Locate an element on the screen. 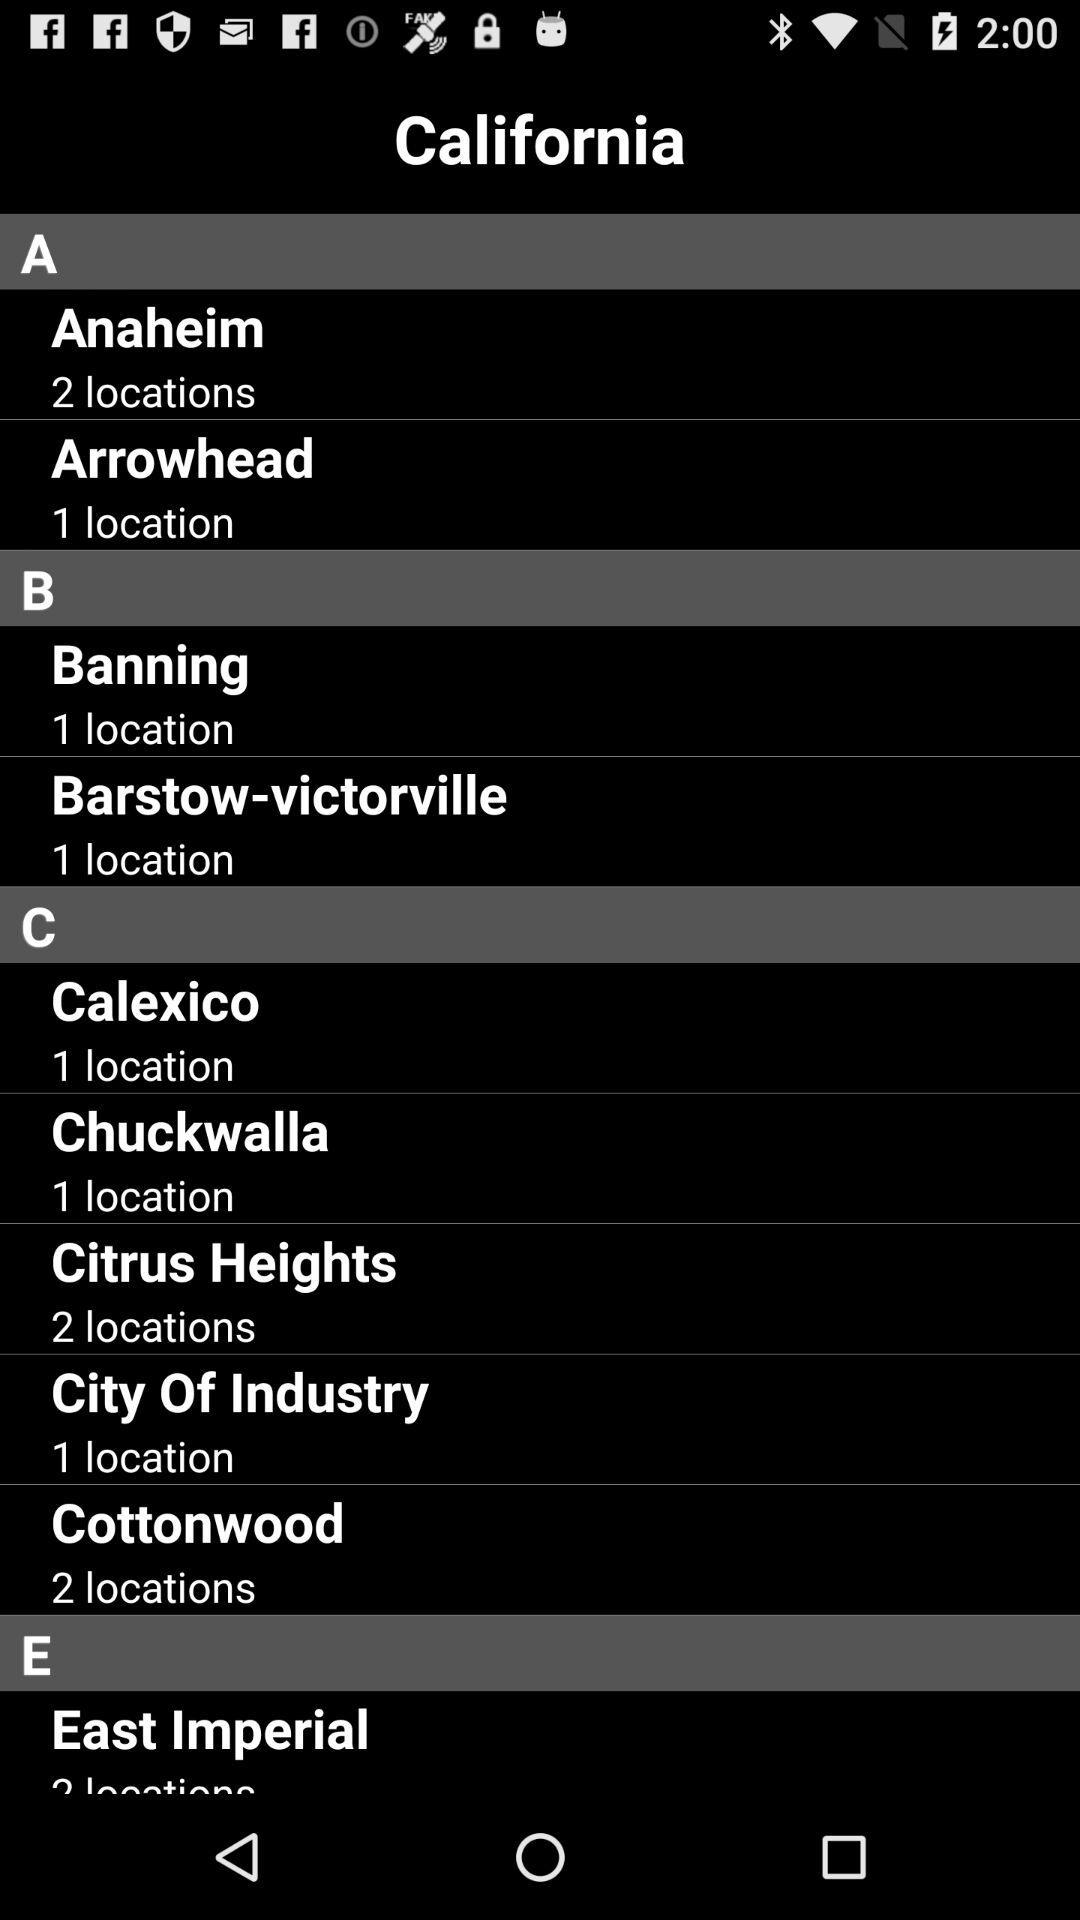 Image resolution: width=1080 pixels, height=1920 pixels. the chuckwalla is located at coordinates (190, 1129).